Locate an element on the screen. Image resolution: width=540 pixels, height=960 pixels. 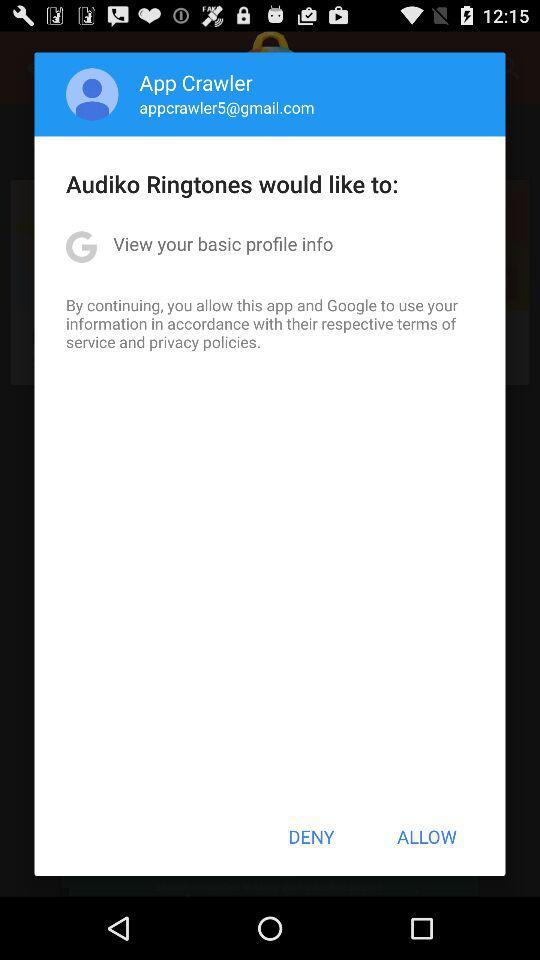
the view your basic item is located at coordinates (222, 242).